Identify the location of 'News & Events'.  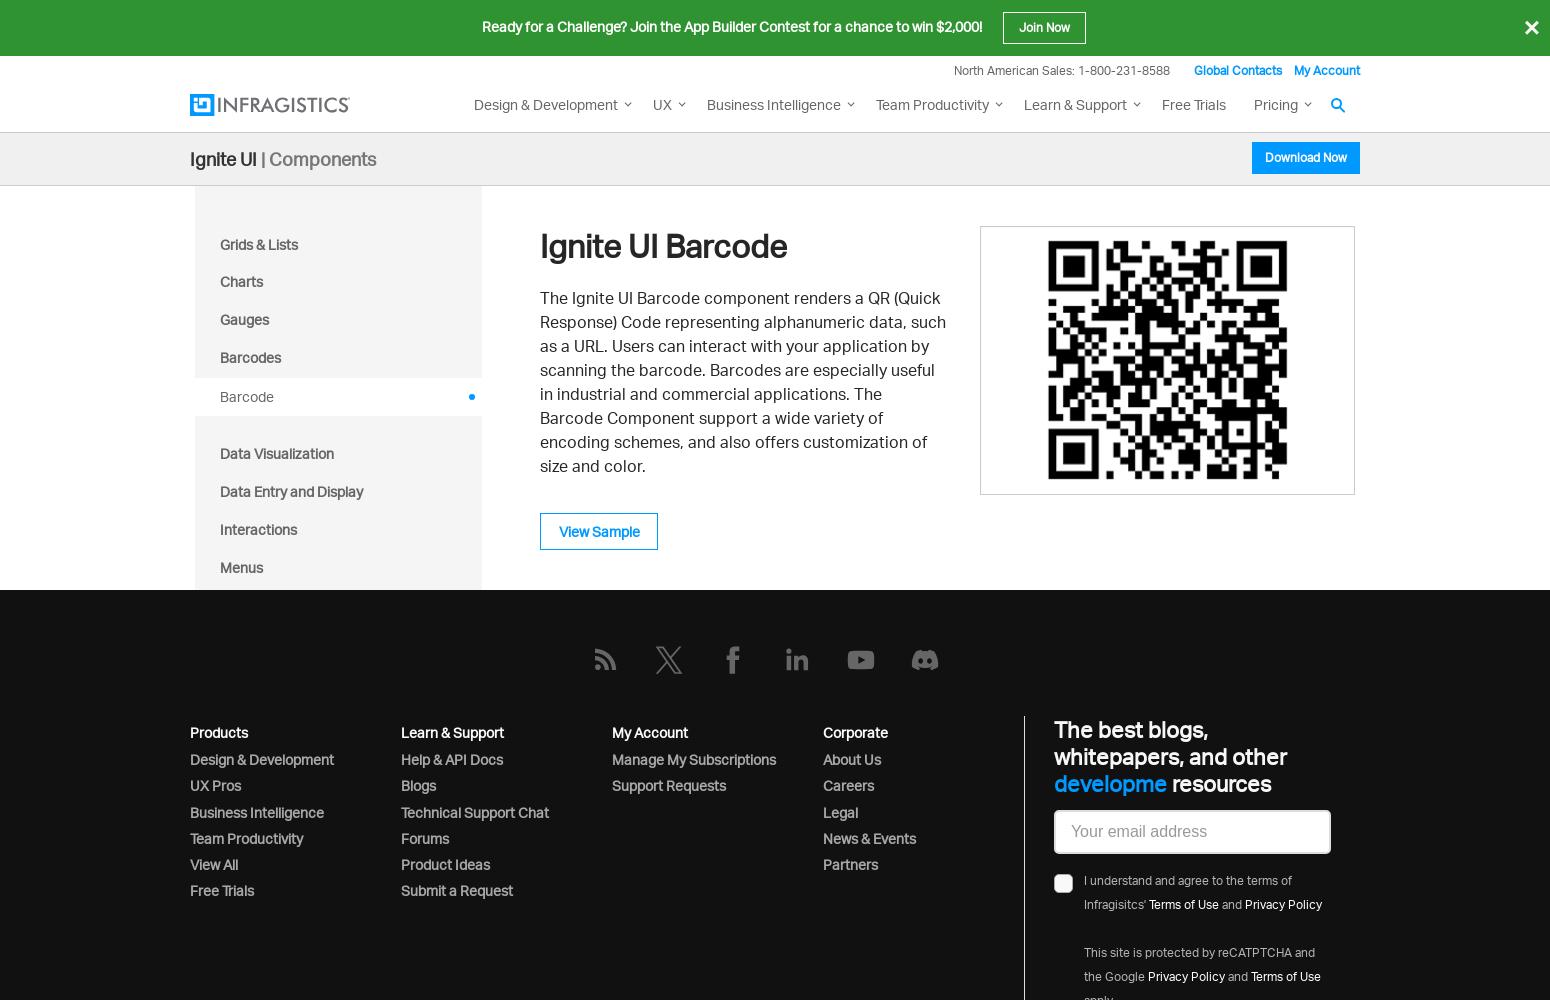
(869, 836).